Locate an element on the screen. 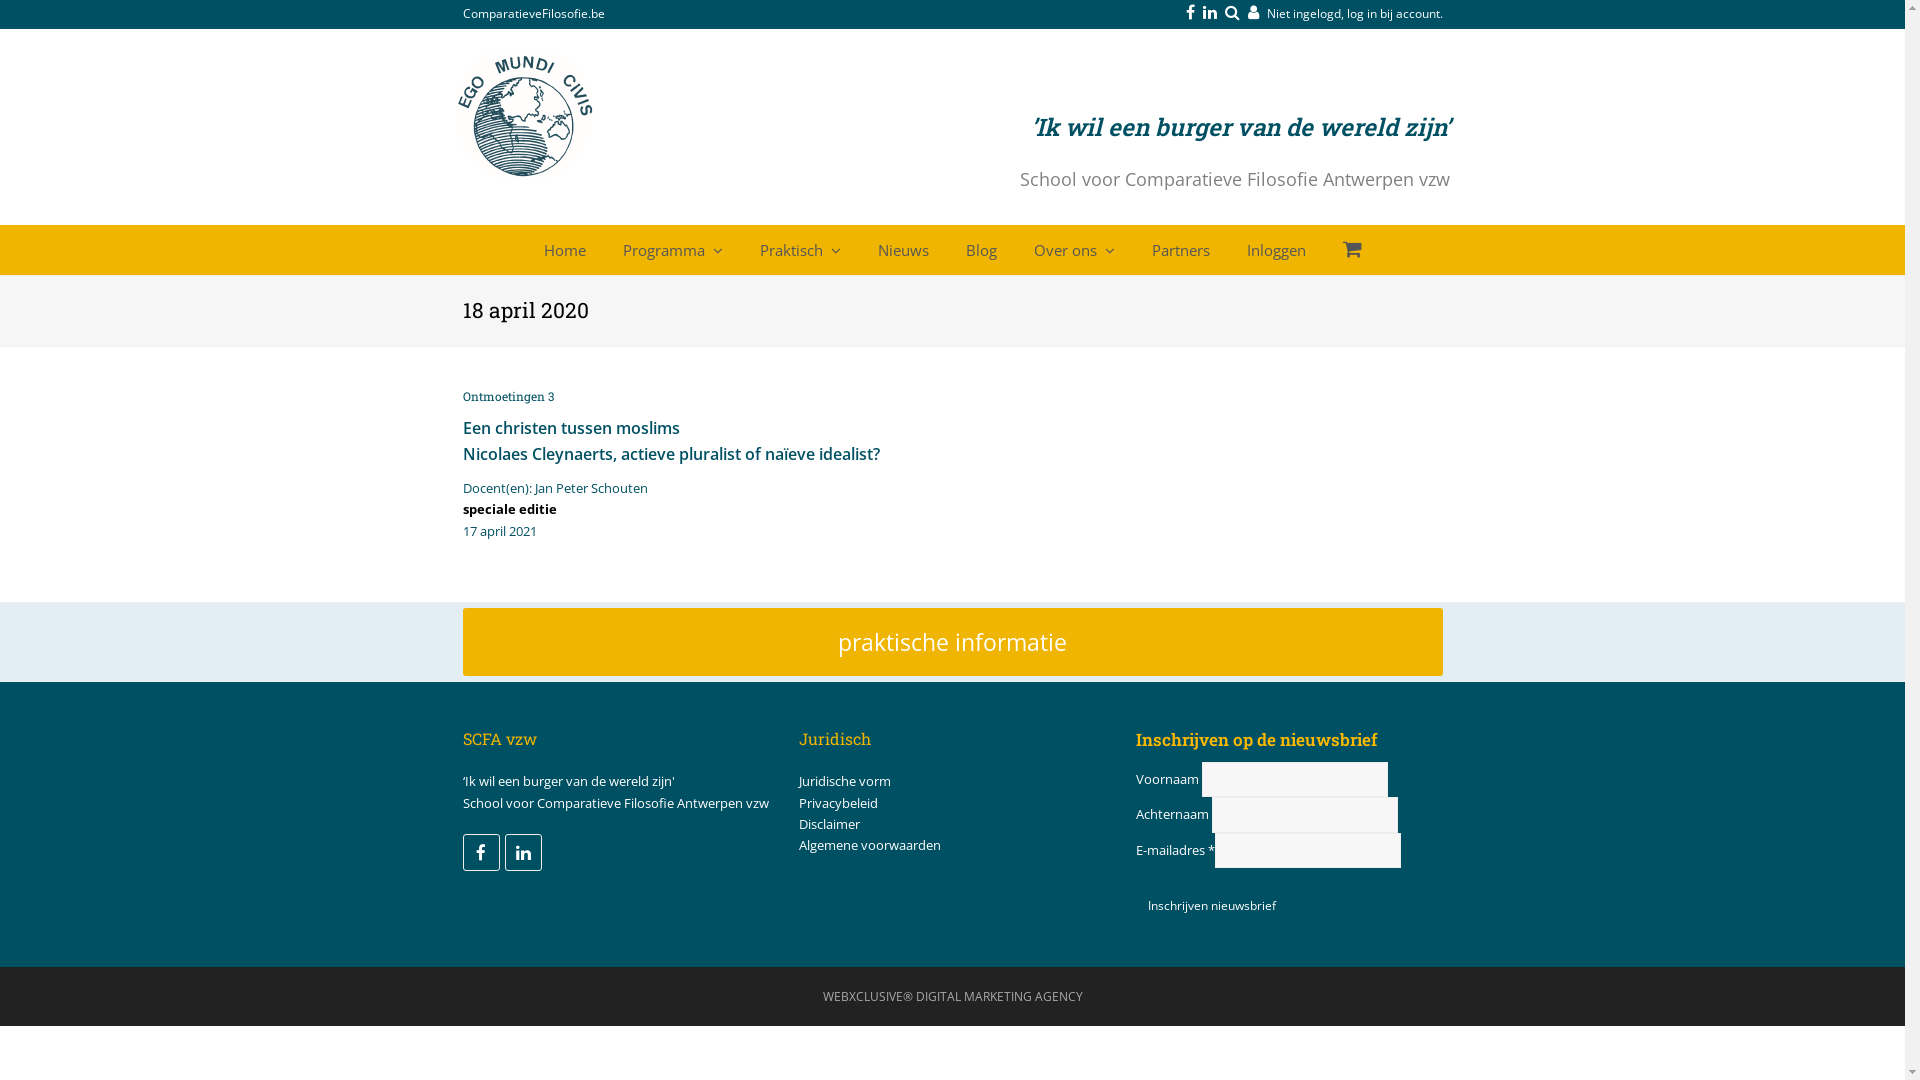 The height and width of the screenshot is (1080, 1920). 'Disclaimer' is located at coordinates (829, 824).